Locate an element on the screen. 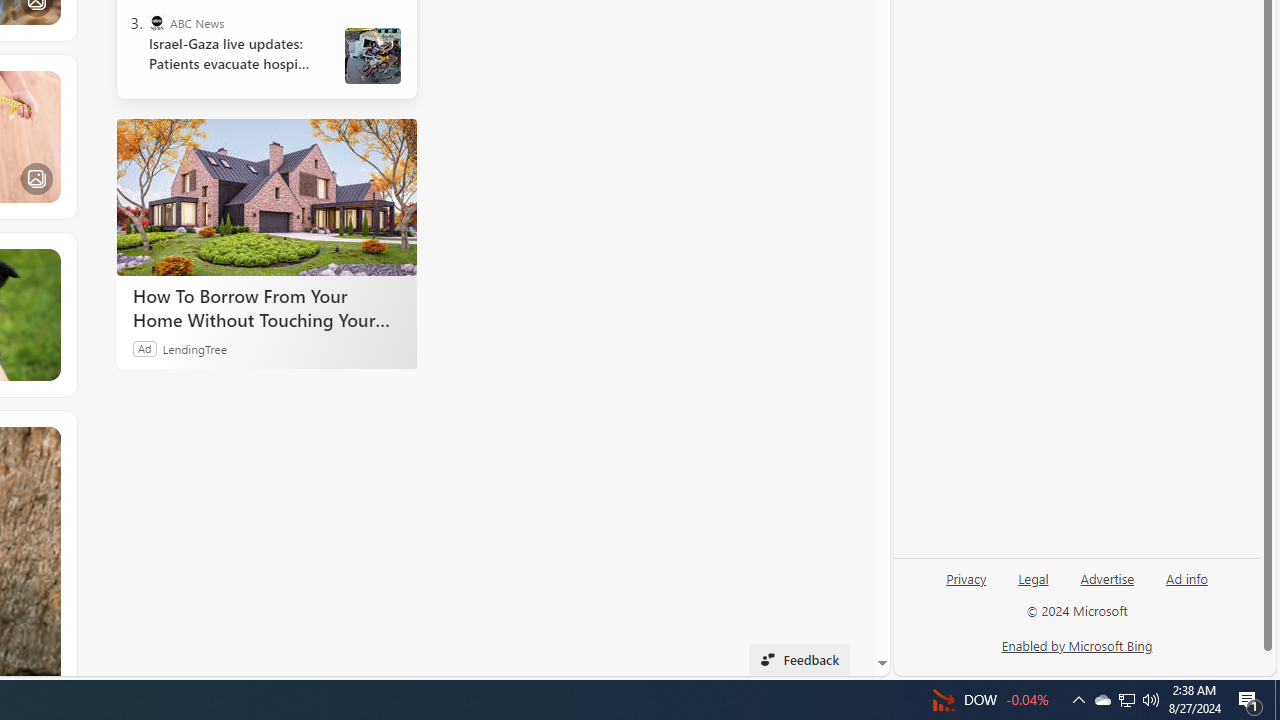 The height and width of the screenshot is (720, 1280). 'LendingTree' is located at coordinates (195, 347).